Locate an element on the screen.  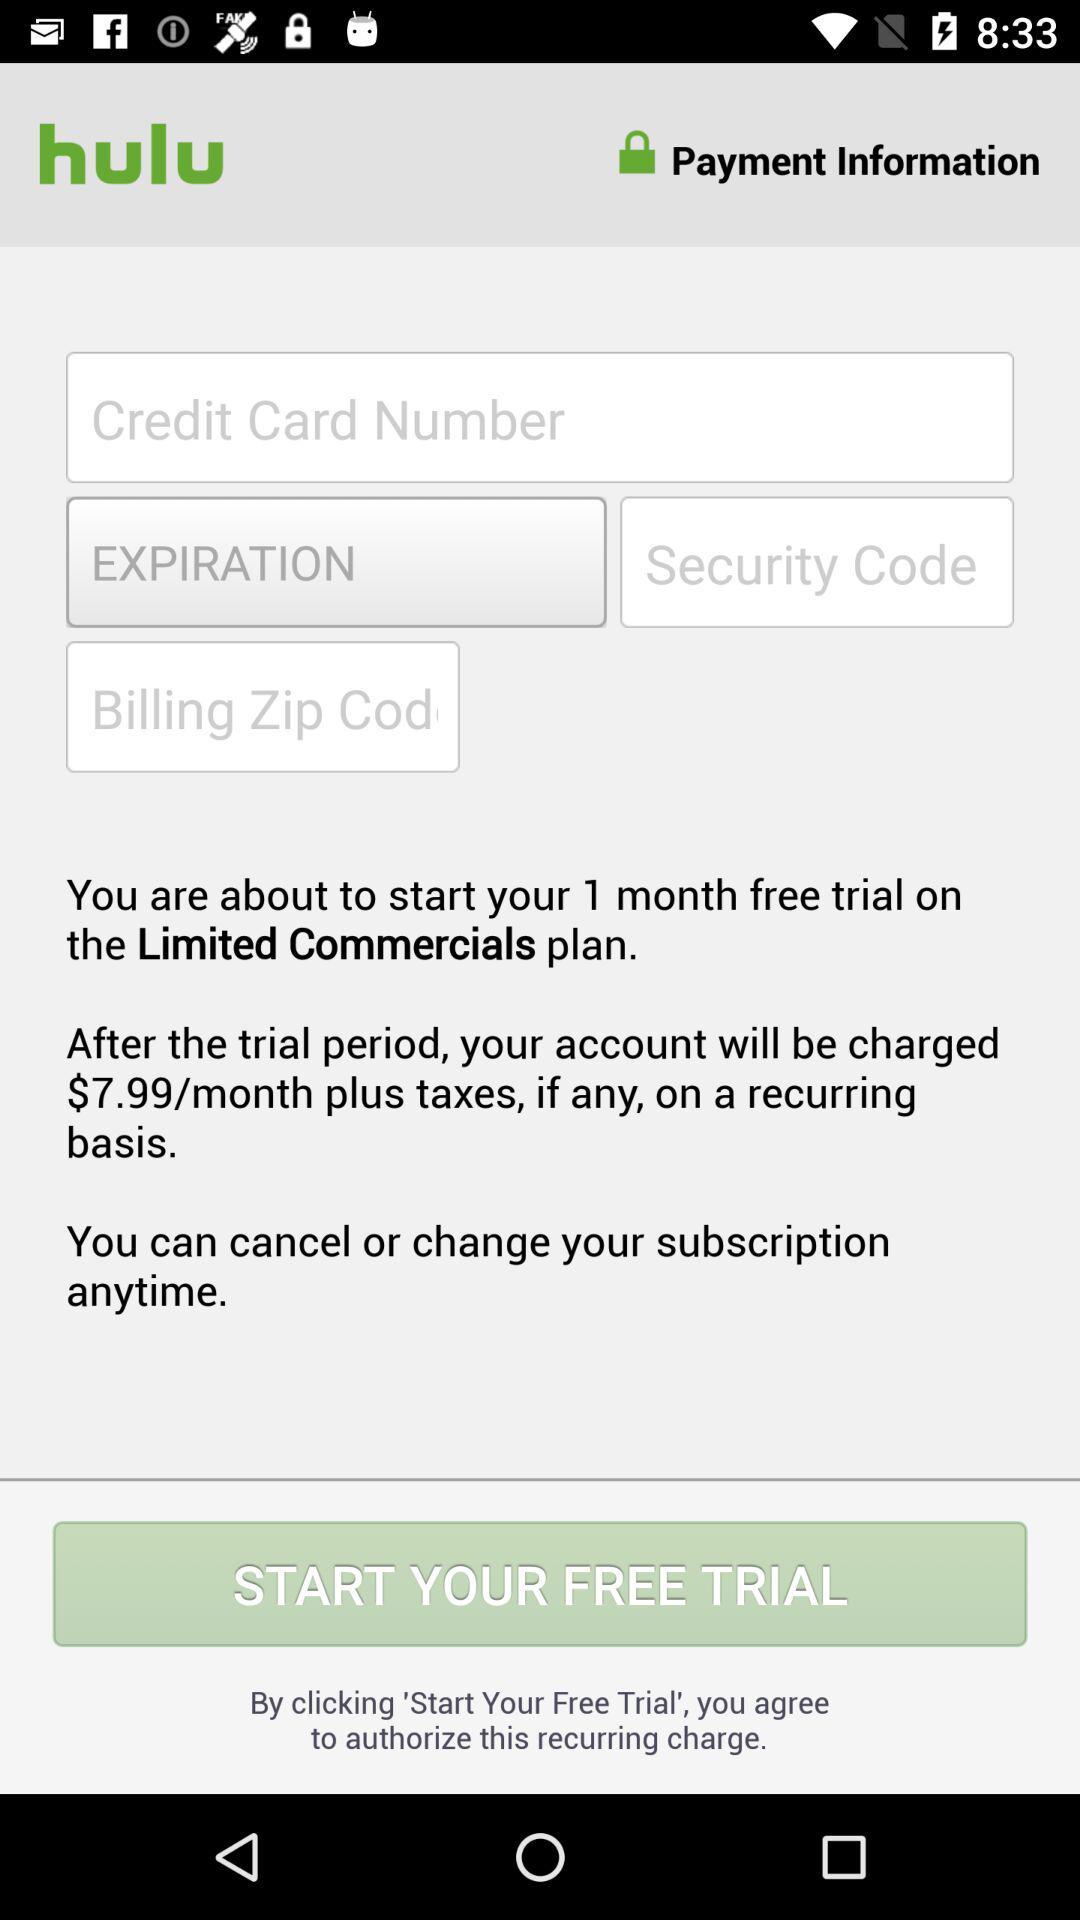
zip code is located at coordinates (261, 706).